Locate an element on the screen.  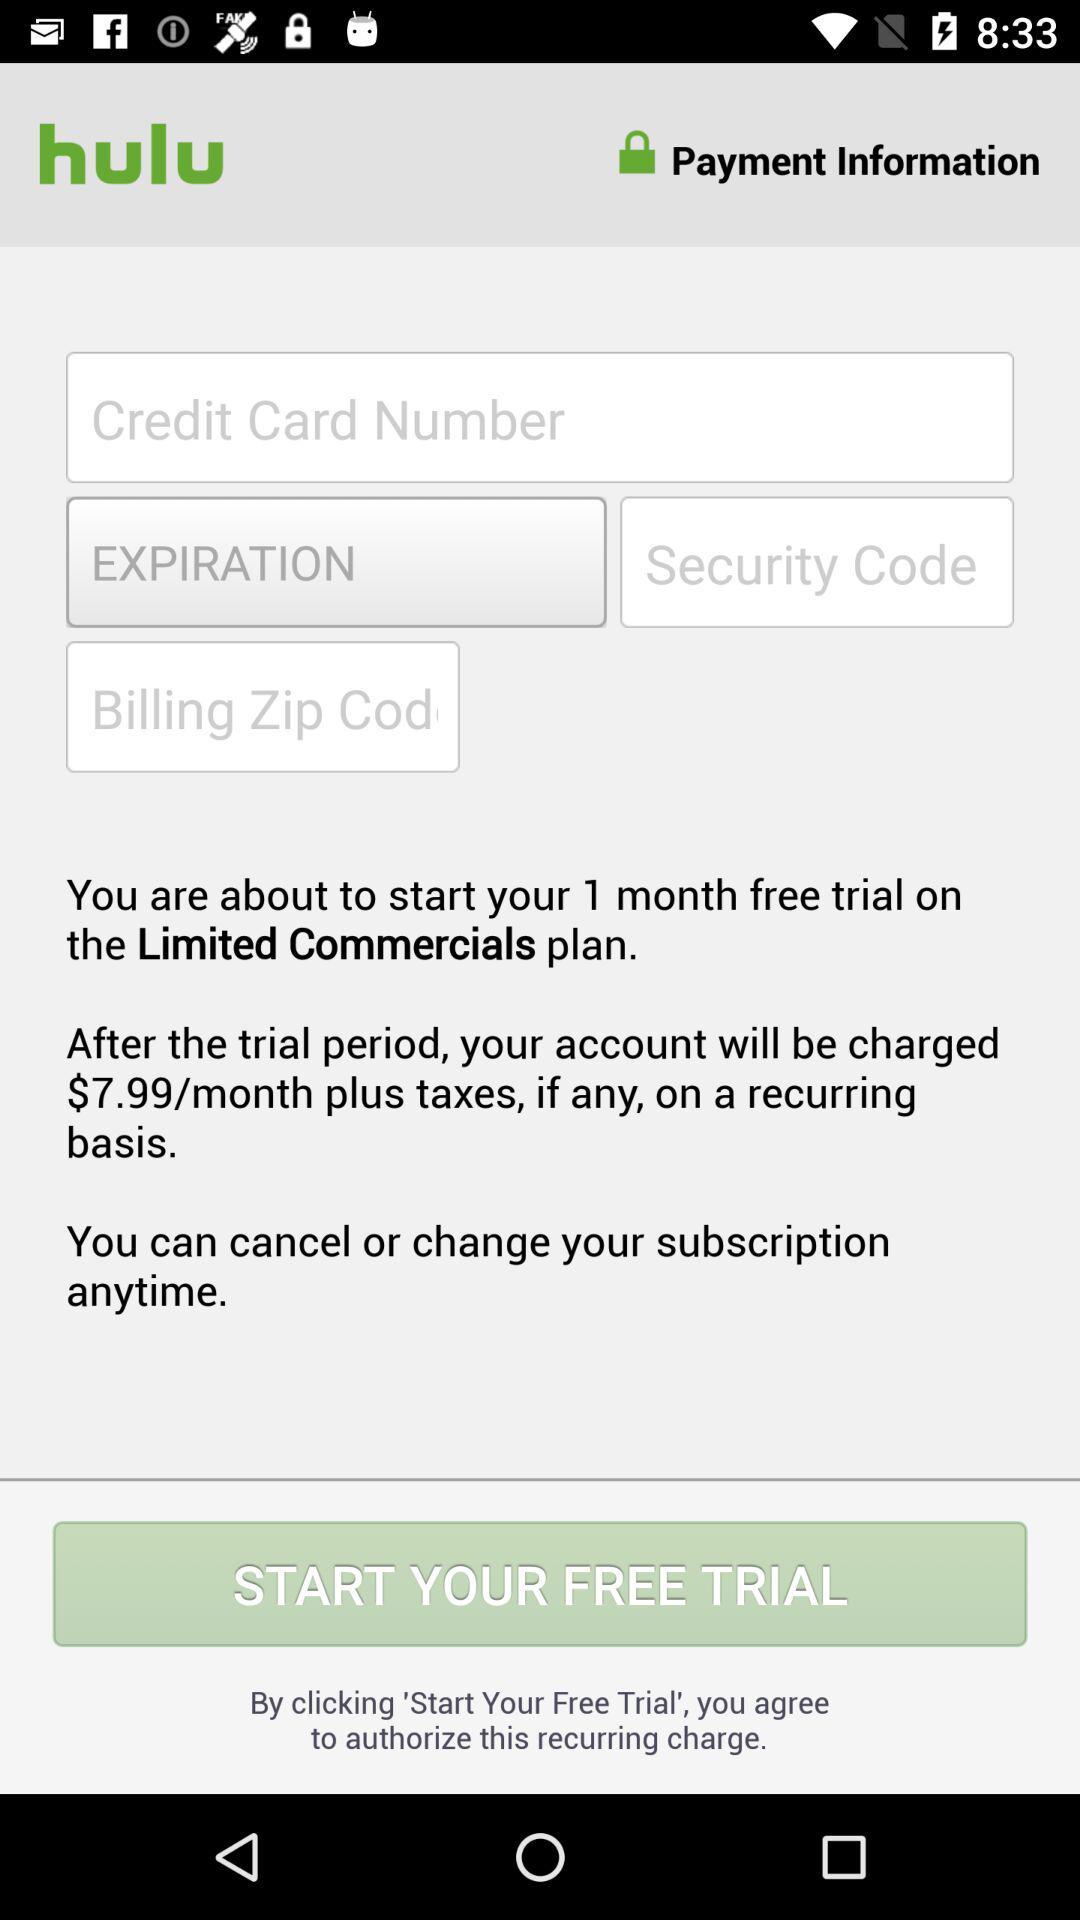
zip code is located at coordinates (261, 706).